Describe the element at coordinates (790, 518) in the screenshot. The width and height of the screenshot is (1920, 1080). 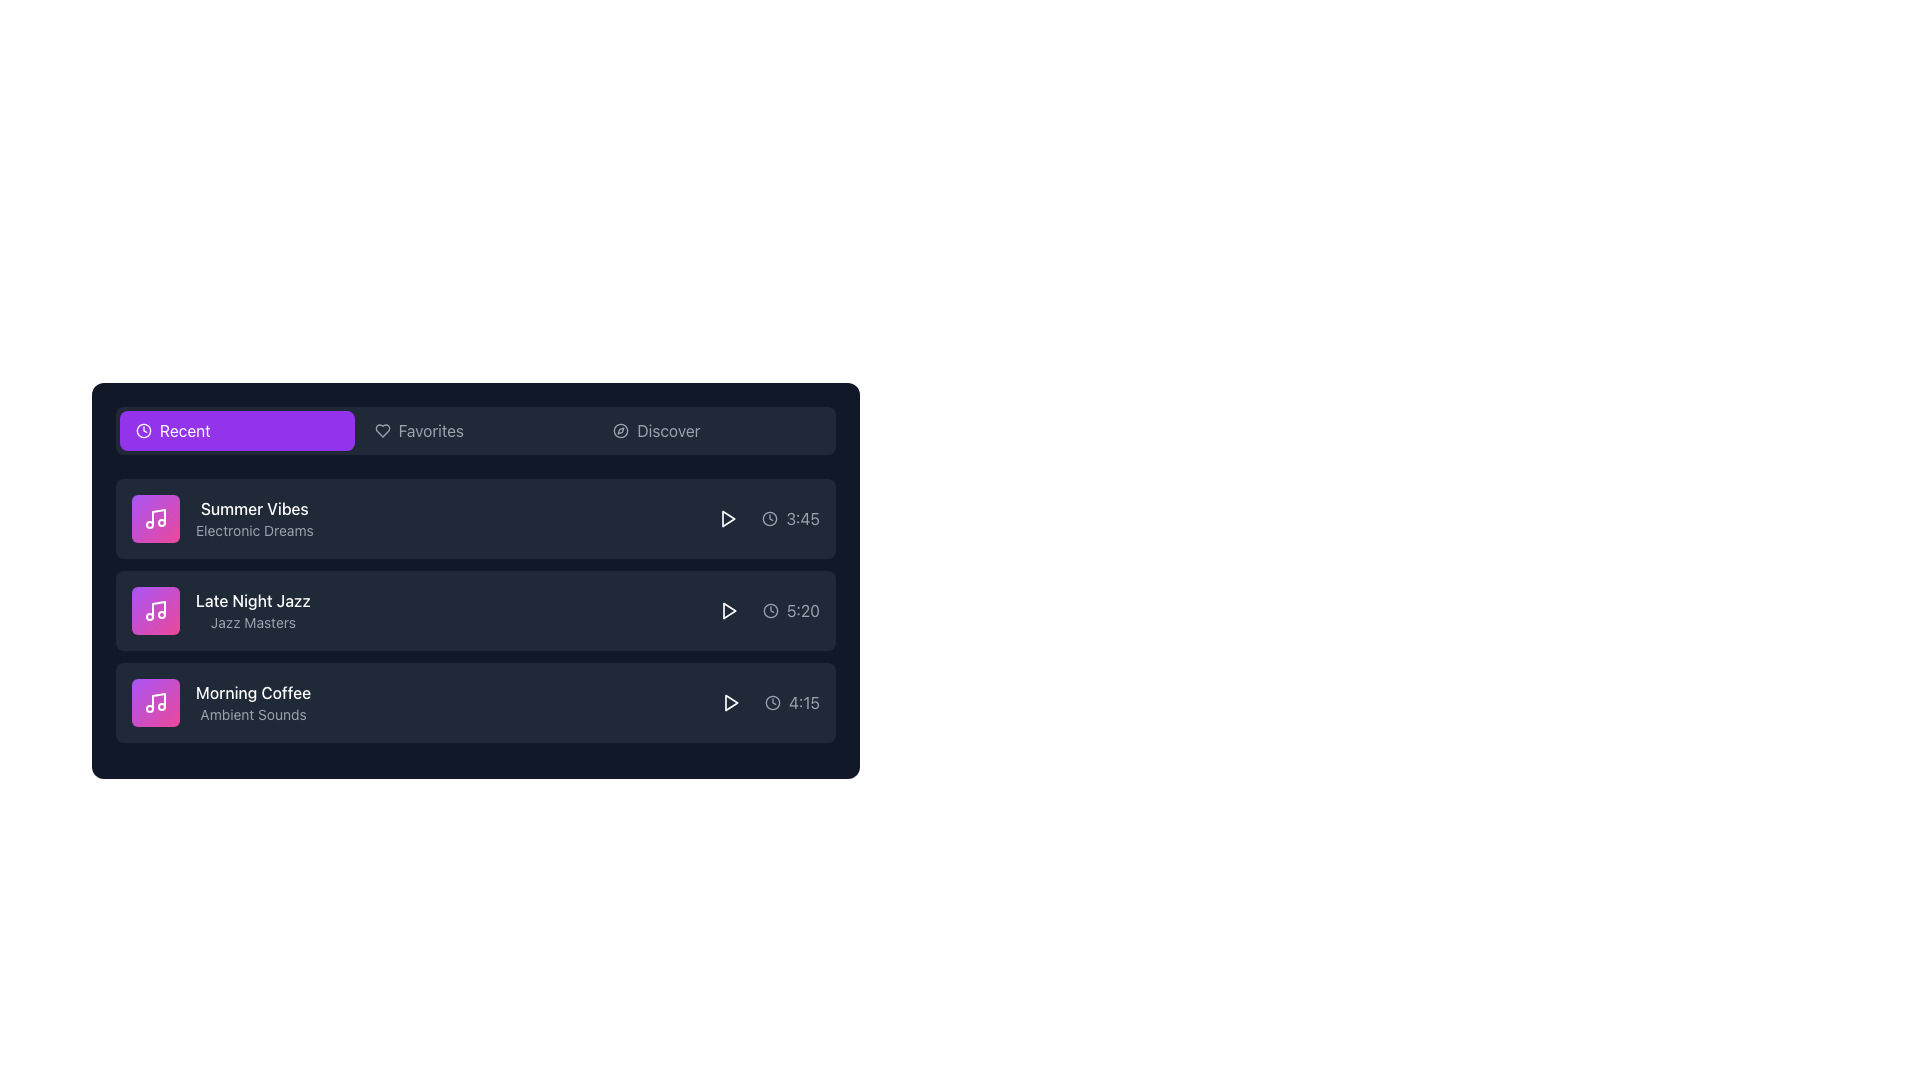
I see `the timestamp text indicating the duration of 'Summer Vibes' track located in the third row of the list` at that location.